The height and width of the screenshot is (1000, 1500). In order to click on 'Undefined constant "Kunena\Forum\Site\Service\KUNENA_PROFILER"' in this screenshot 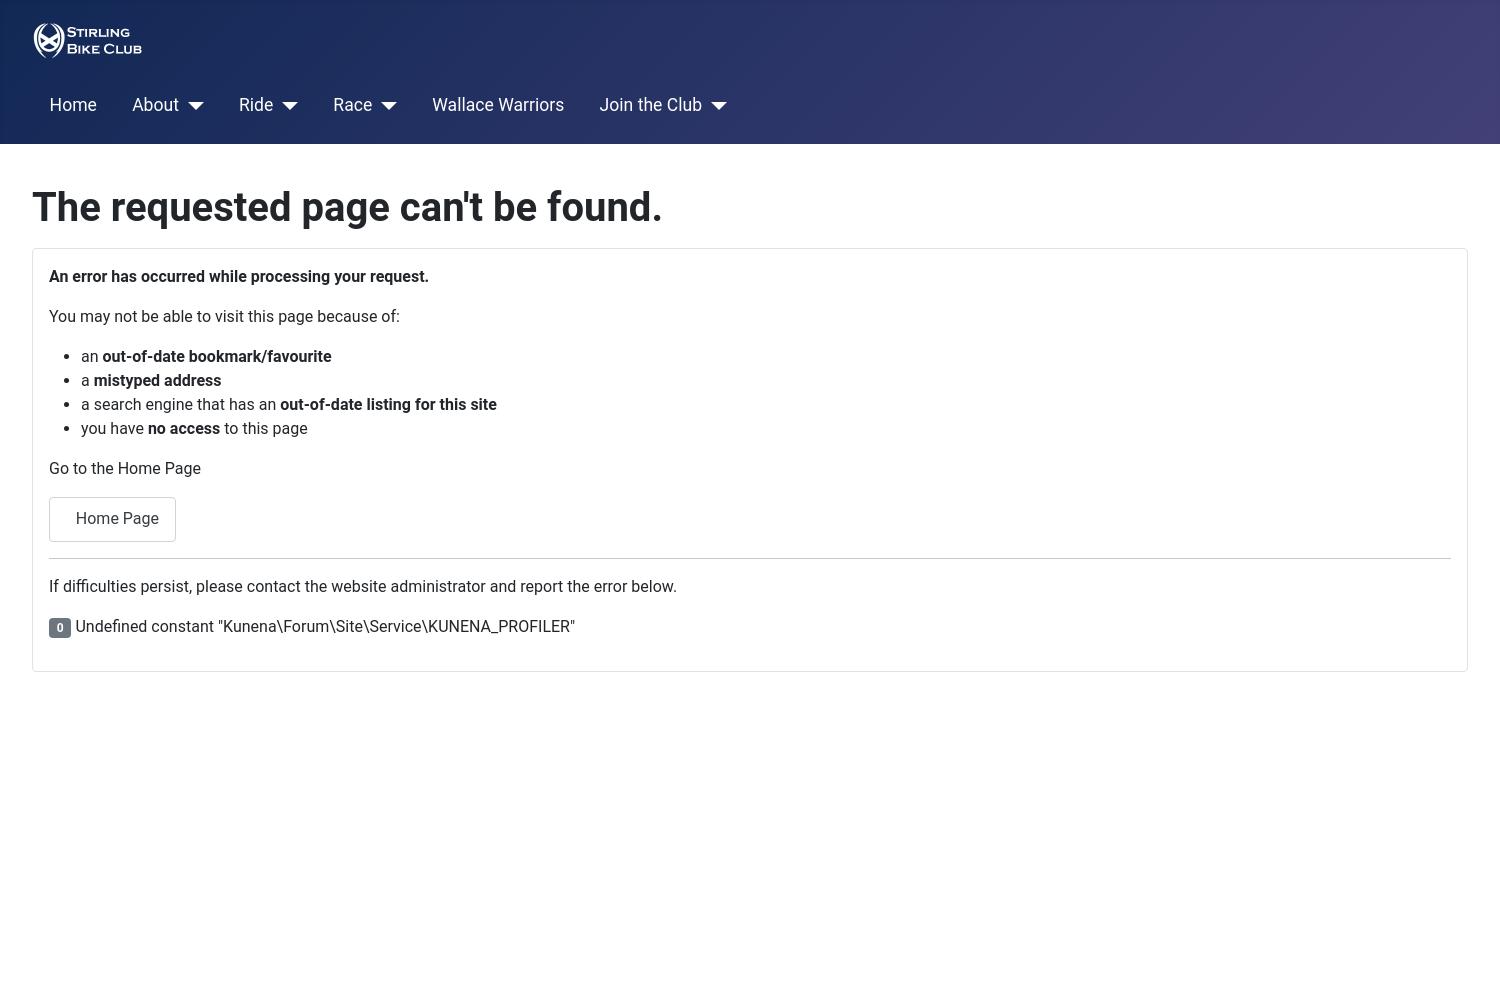, I will do `click(321, 625)`.